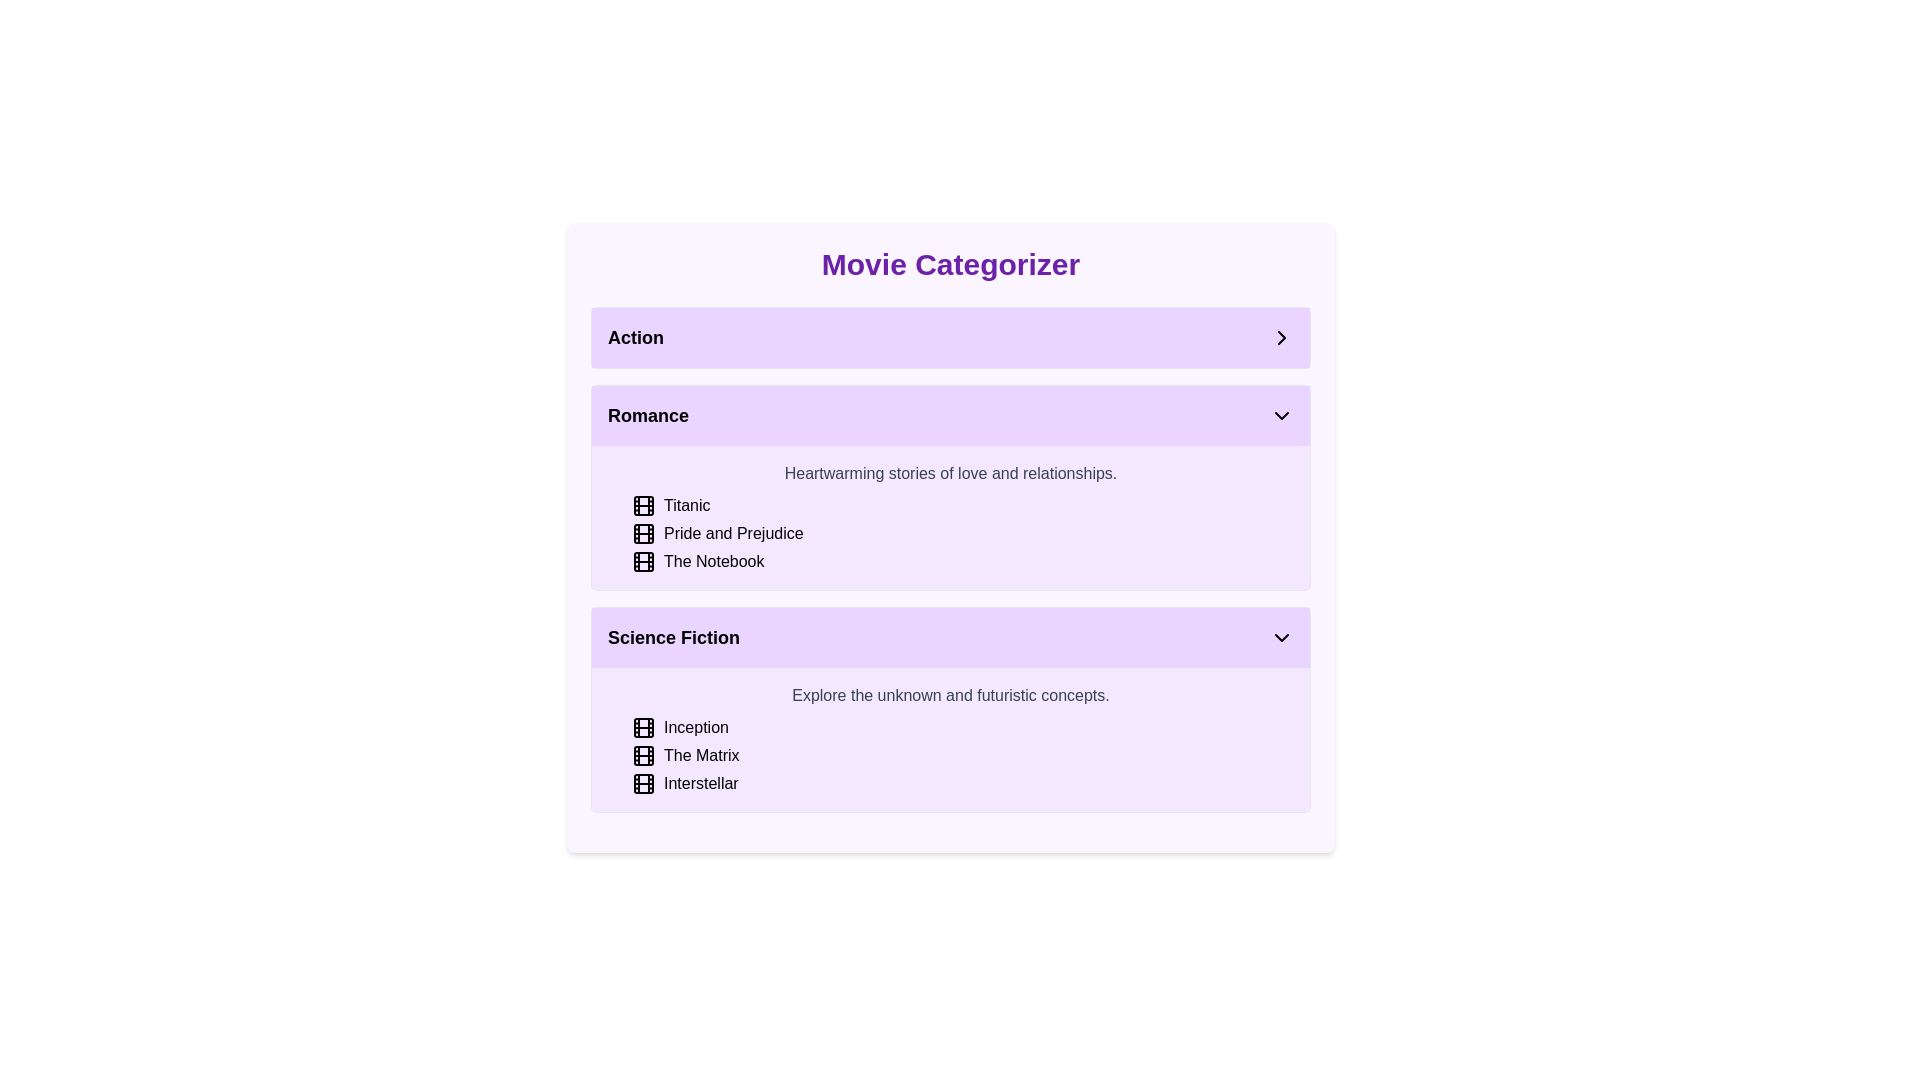  I want to click on the toggle icon located in the upper-right corner of the 'Romance' section header, so click(1281, 415).